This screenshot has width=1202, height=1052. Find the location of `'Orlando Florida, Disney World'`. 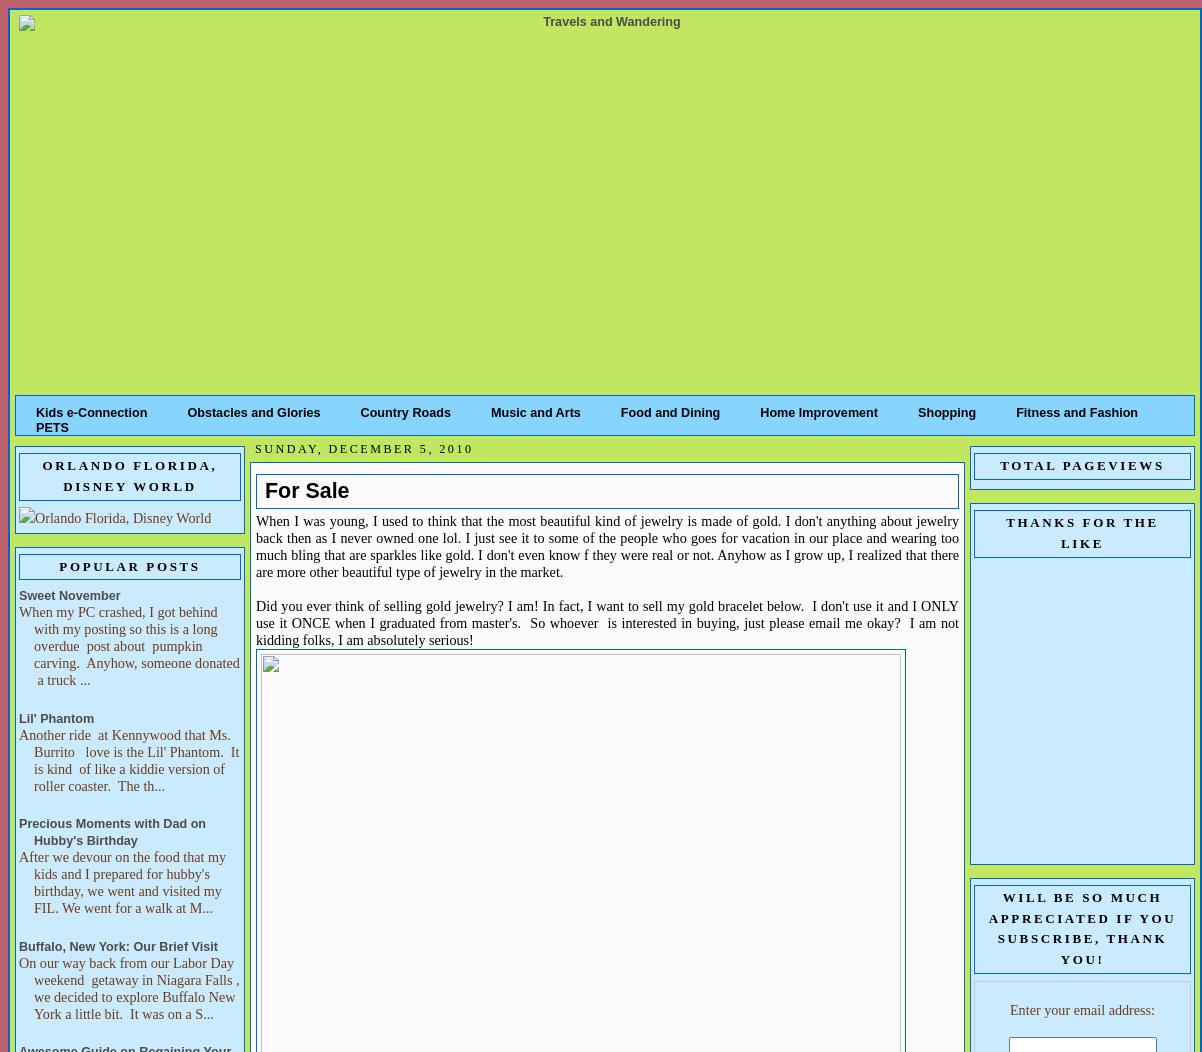

'Orlando Florida, Disney World' is located at coordinates (129, 475).